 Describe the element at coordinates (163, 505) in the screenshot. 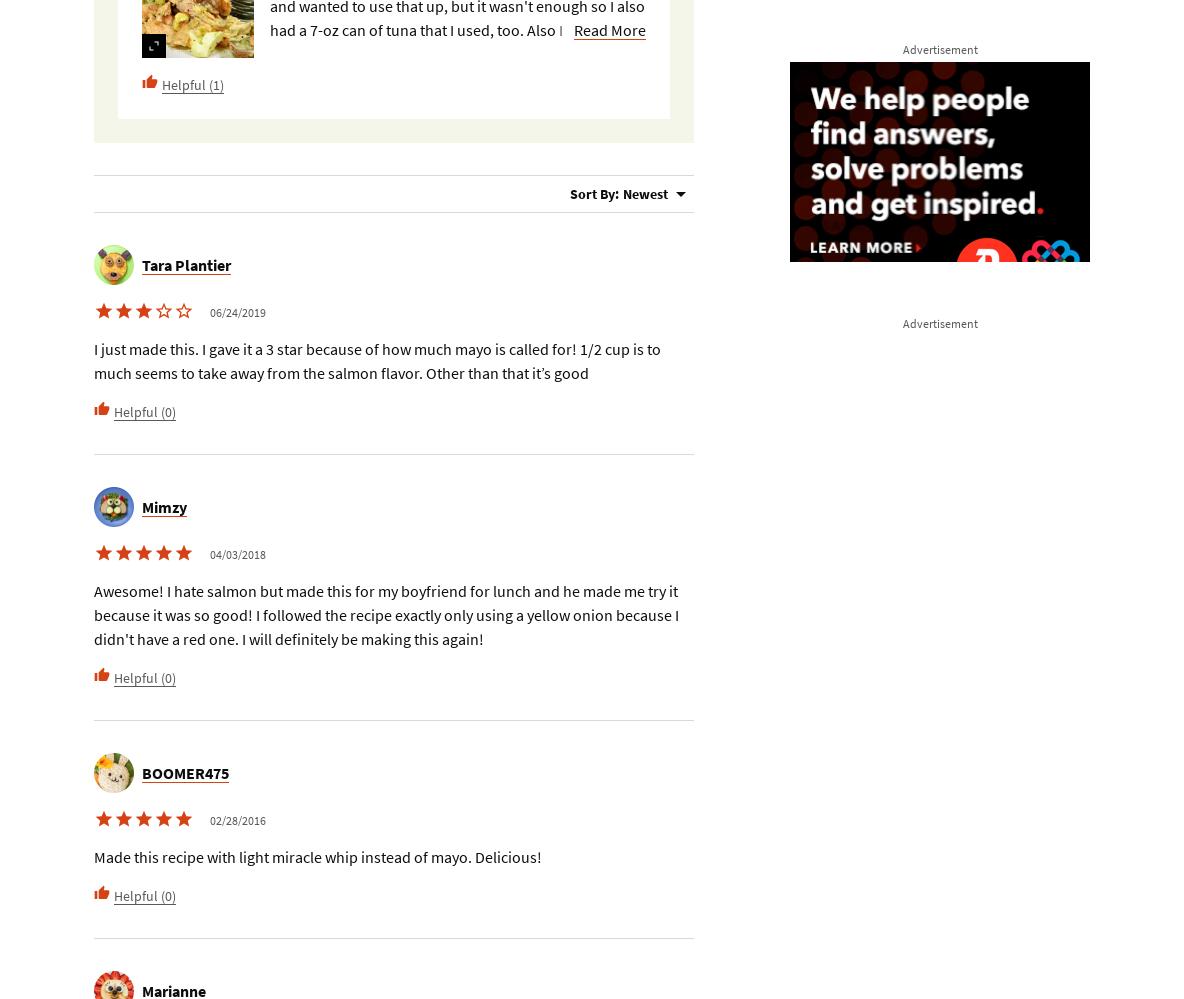

I see `'Mimzy'` at that location.